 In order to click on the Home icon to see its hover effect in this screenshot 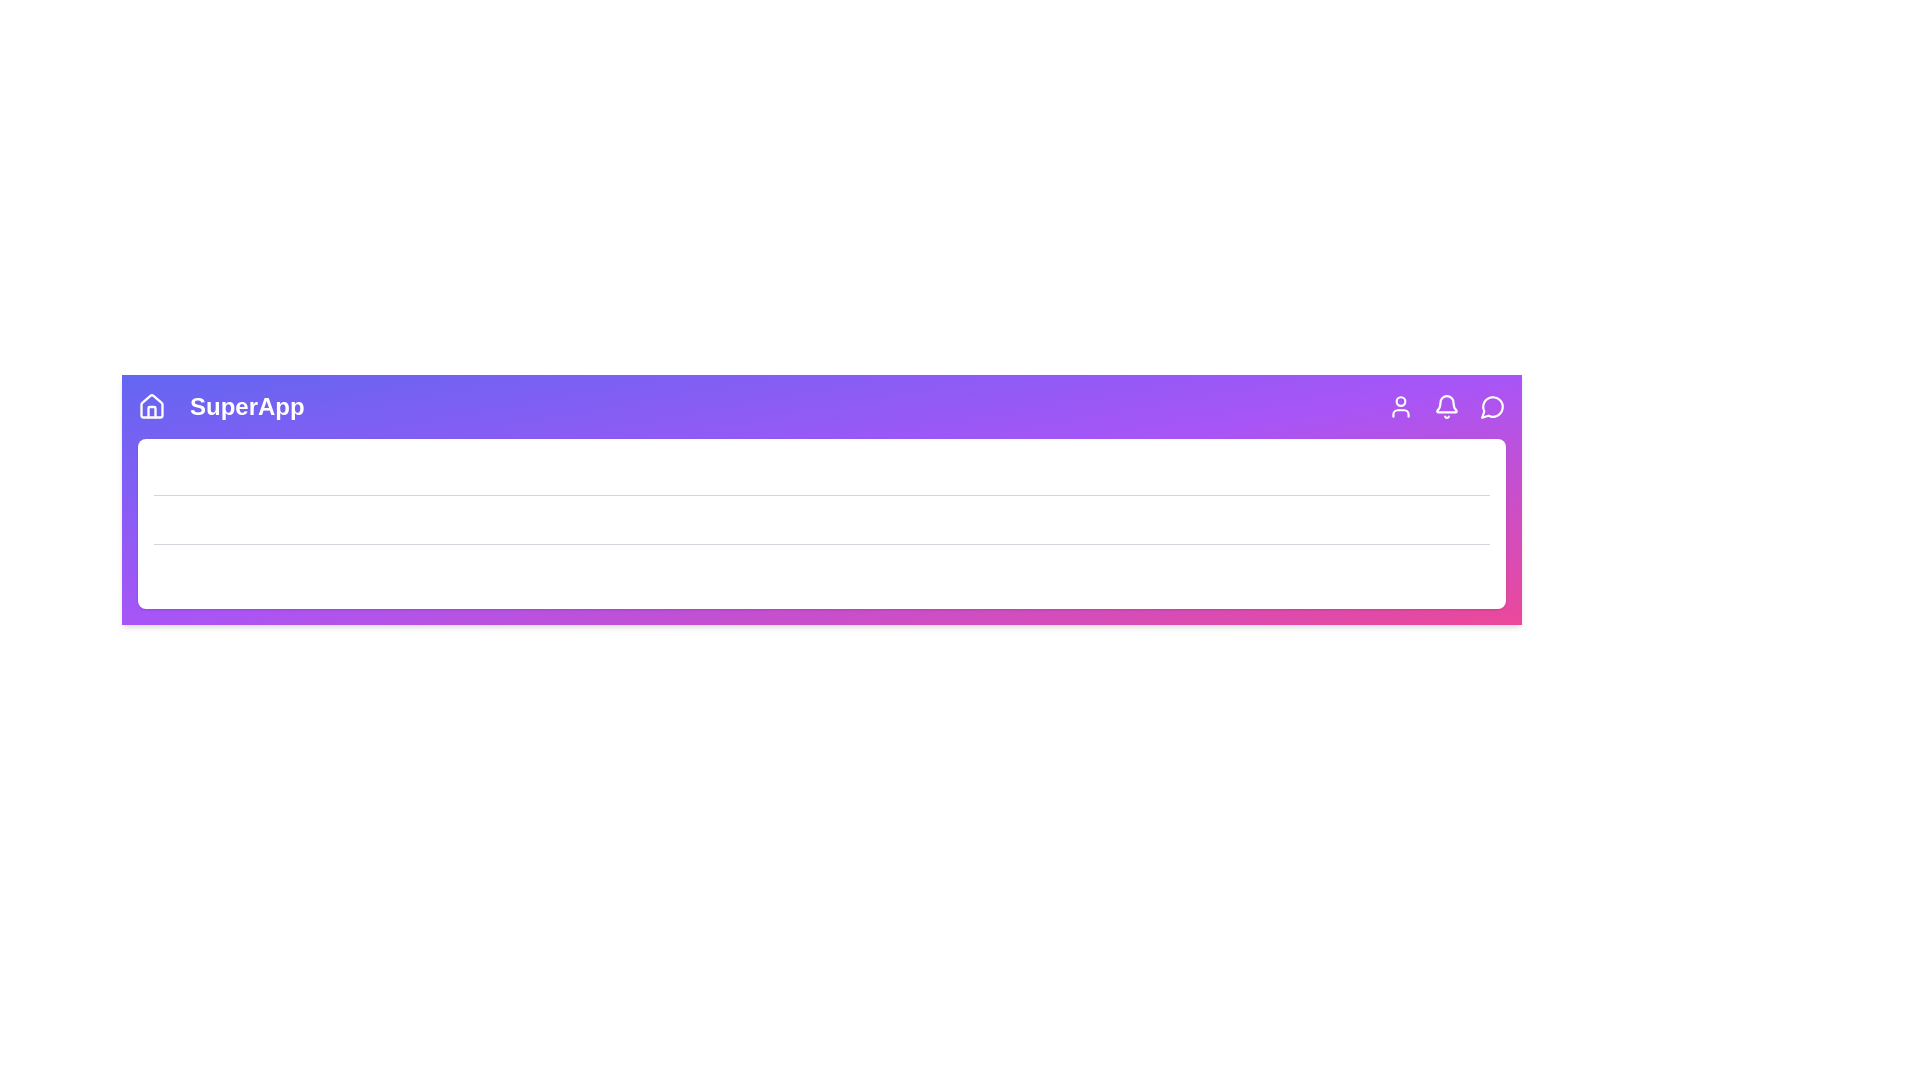, I will do `click(151, 406)`.